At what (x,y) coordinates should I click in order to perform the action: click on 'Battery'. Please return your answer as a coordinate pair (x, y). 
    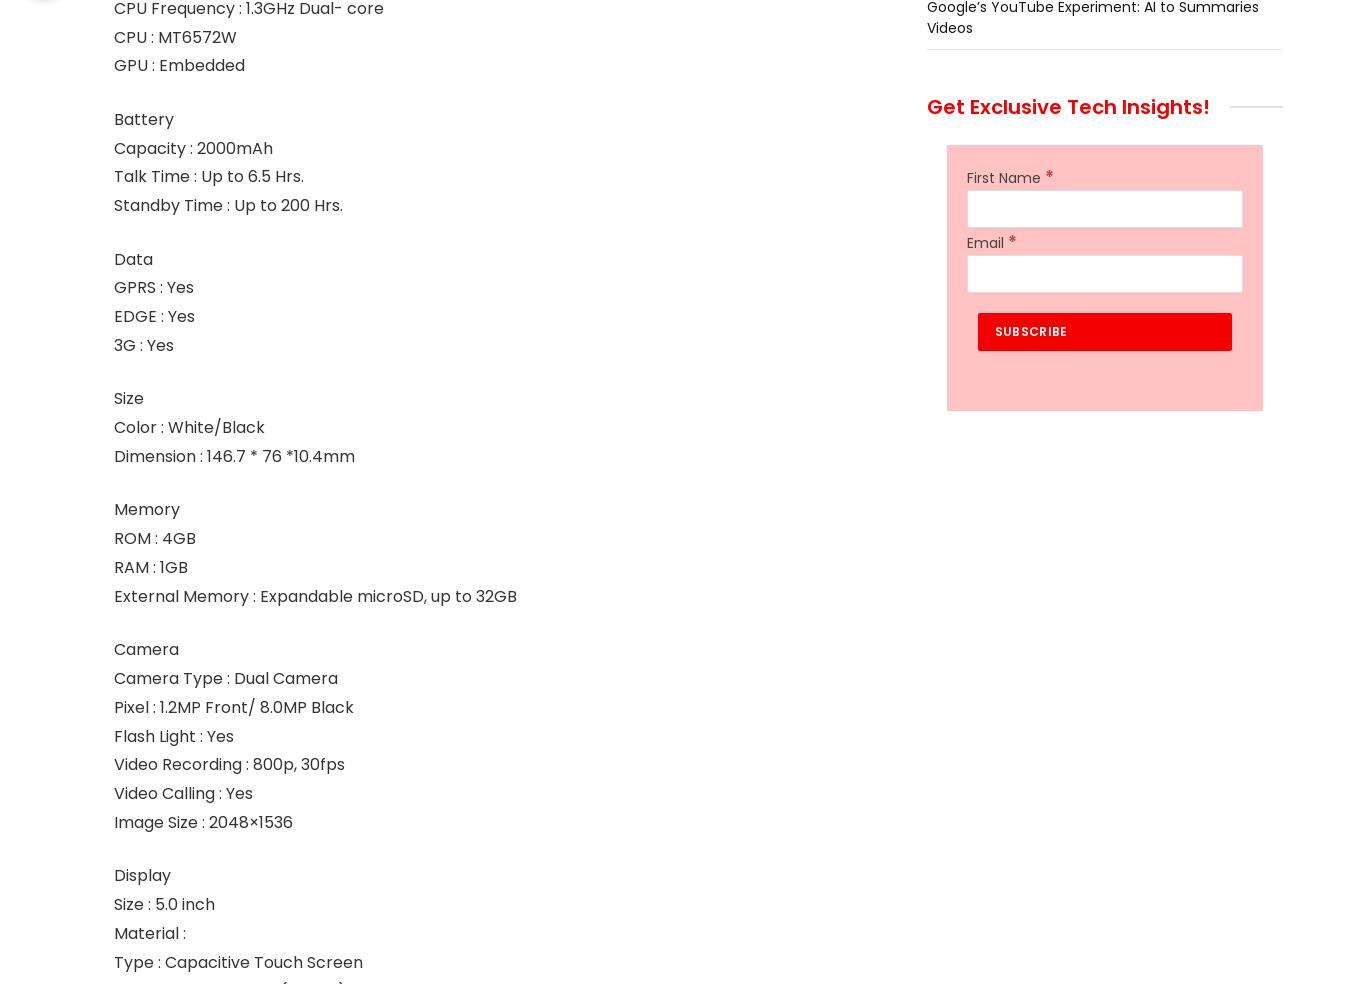
    Looking at the image, I should click on (142, 117).